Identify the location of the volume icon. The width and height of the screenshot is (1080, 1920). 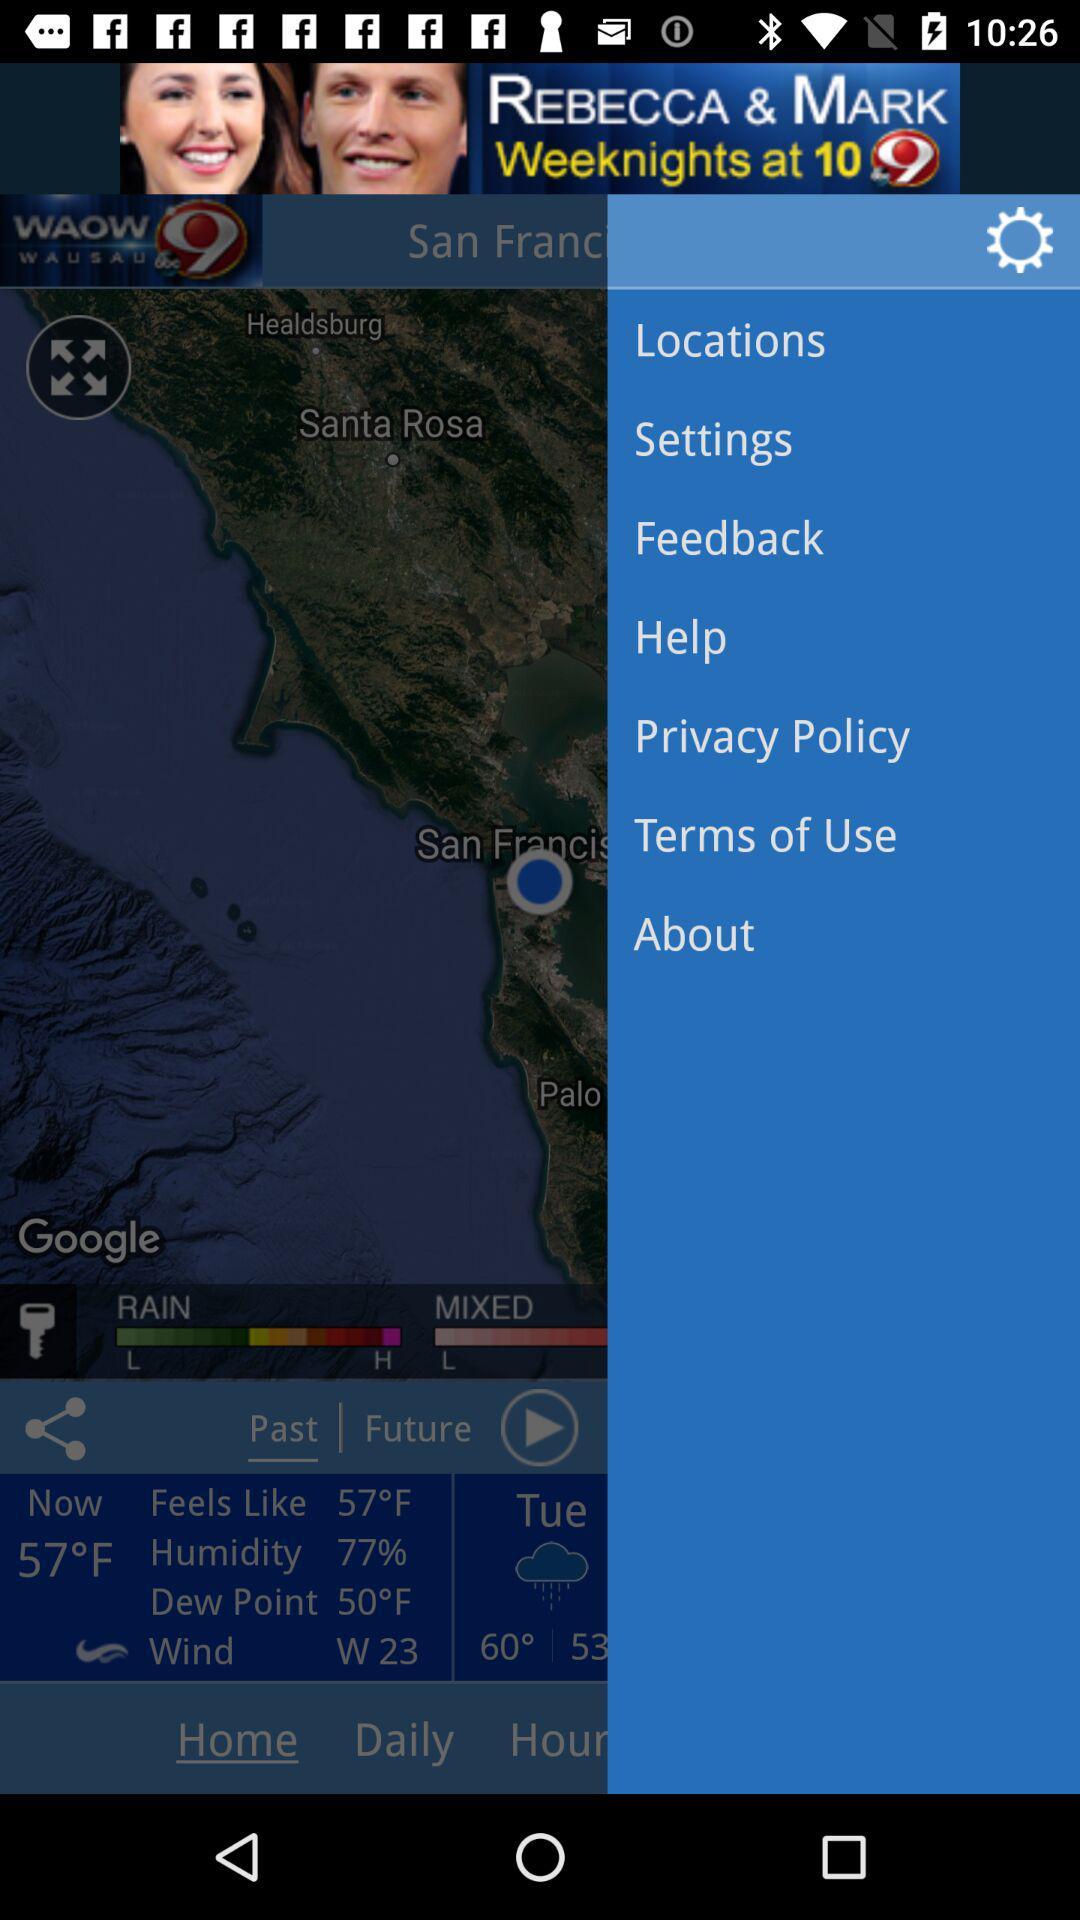
(131, 240).